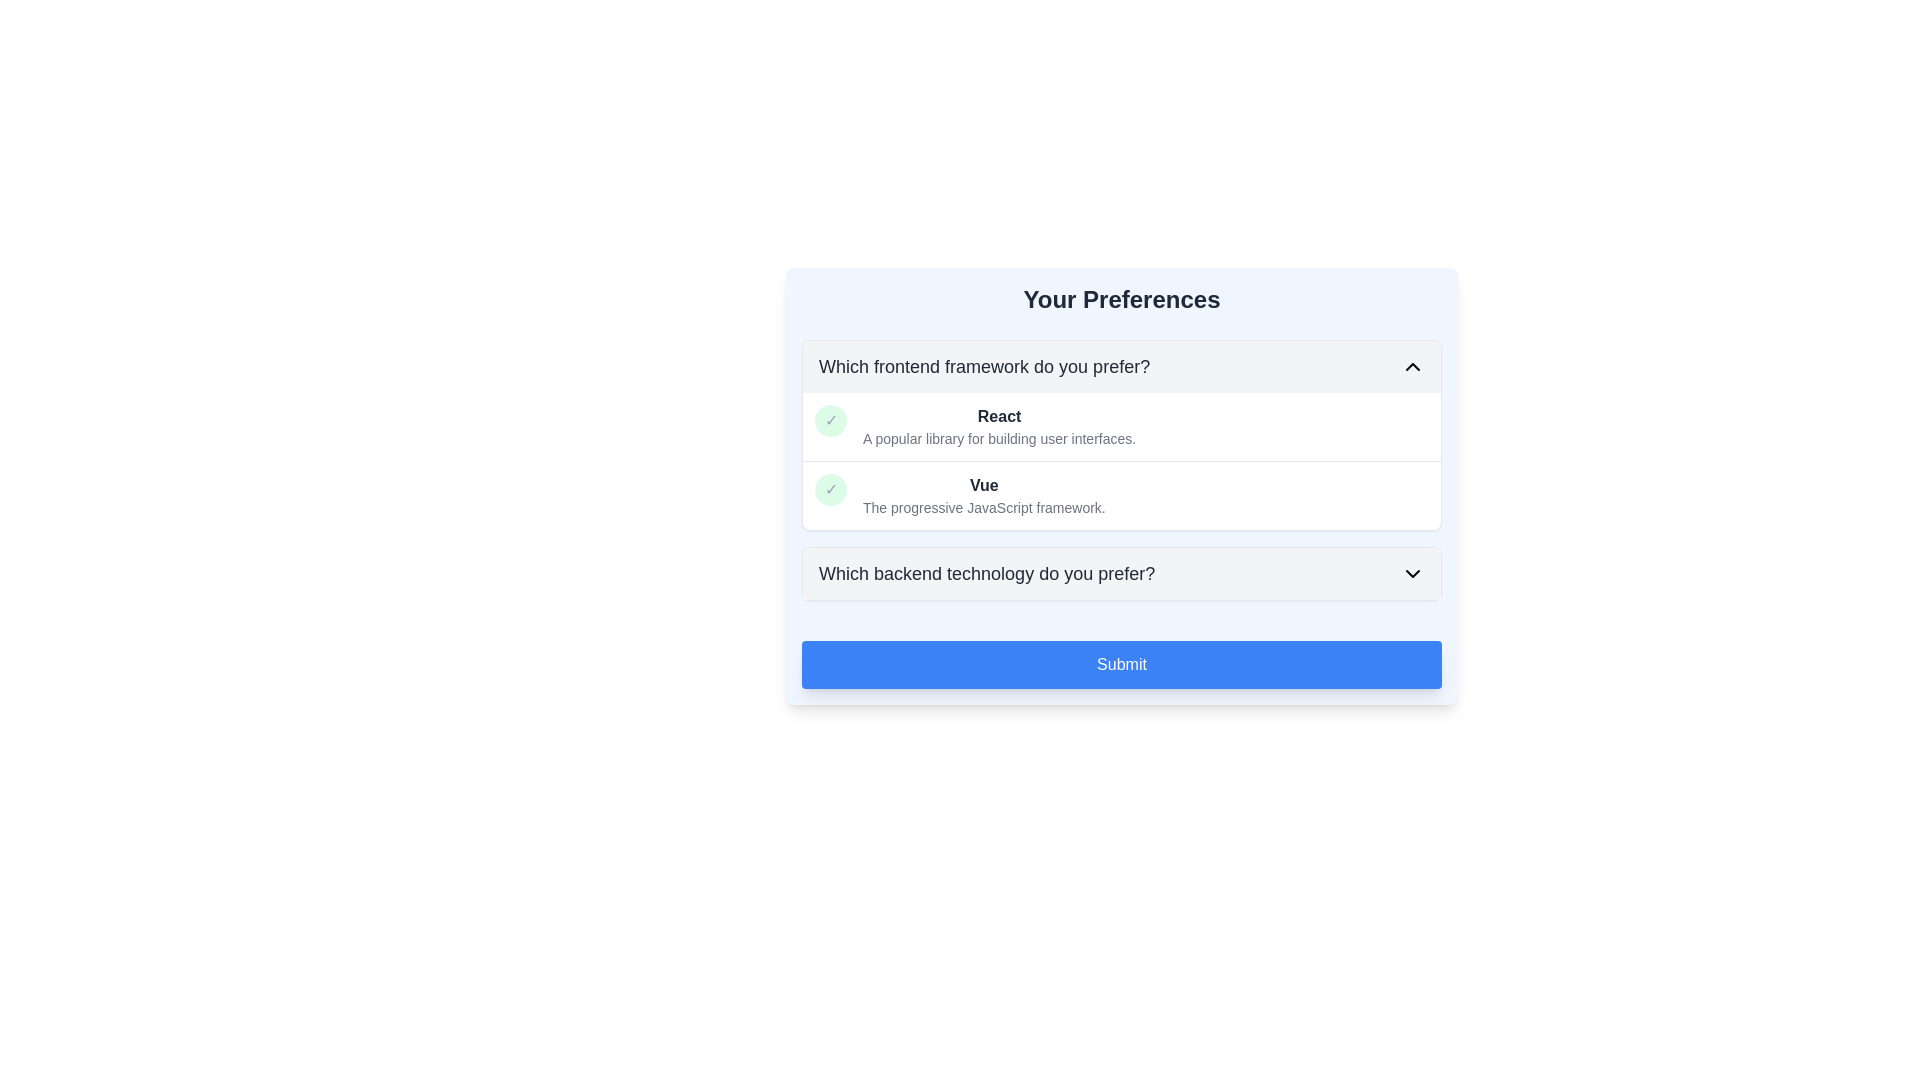 The width and height of the screenshot is (1920, 1080). I want to click on the bold dark gray label displaying the text 'React', which is situated beneath the section titled 'Which frontend framework do you prefer?' and serves as the header for the first listed option, so click(999, 415).